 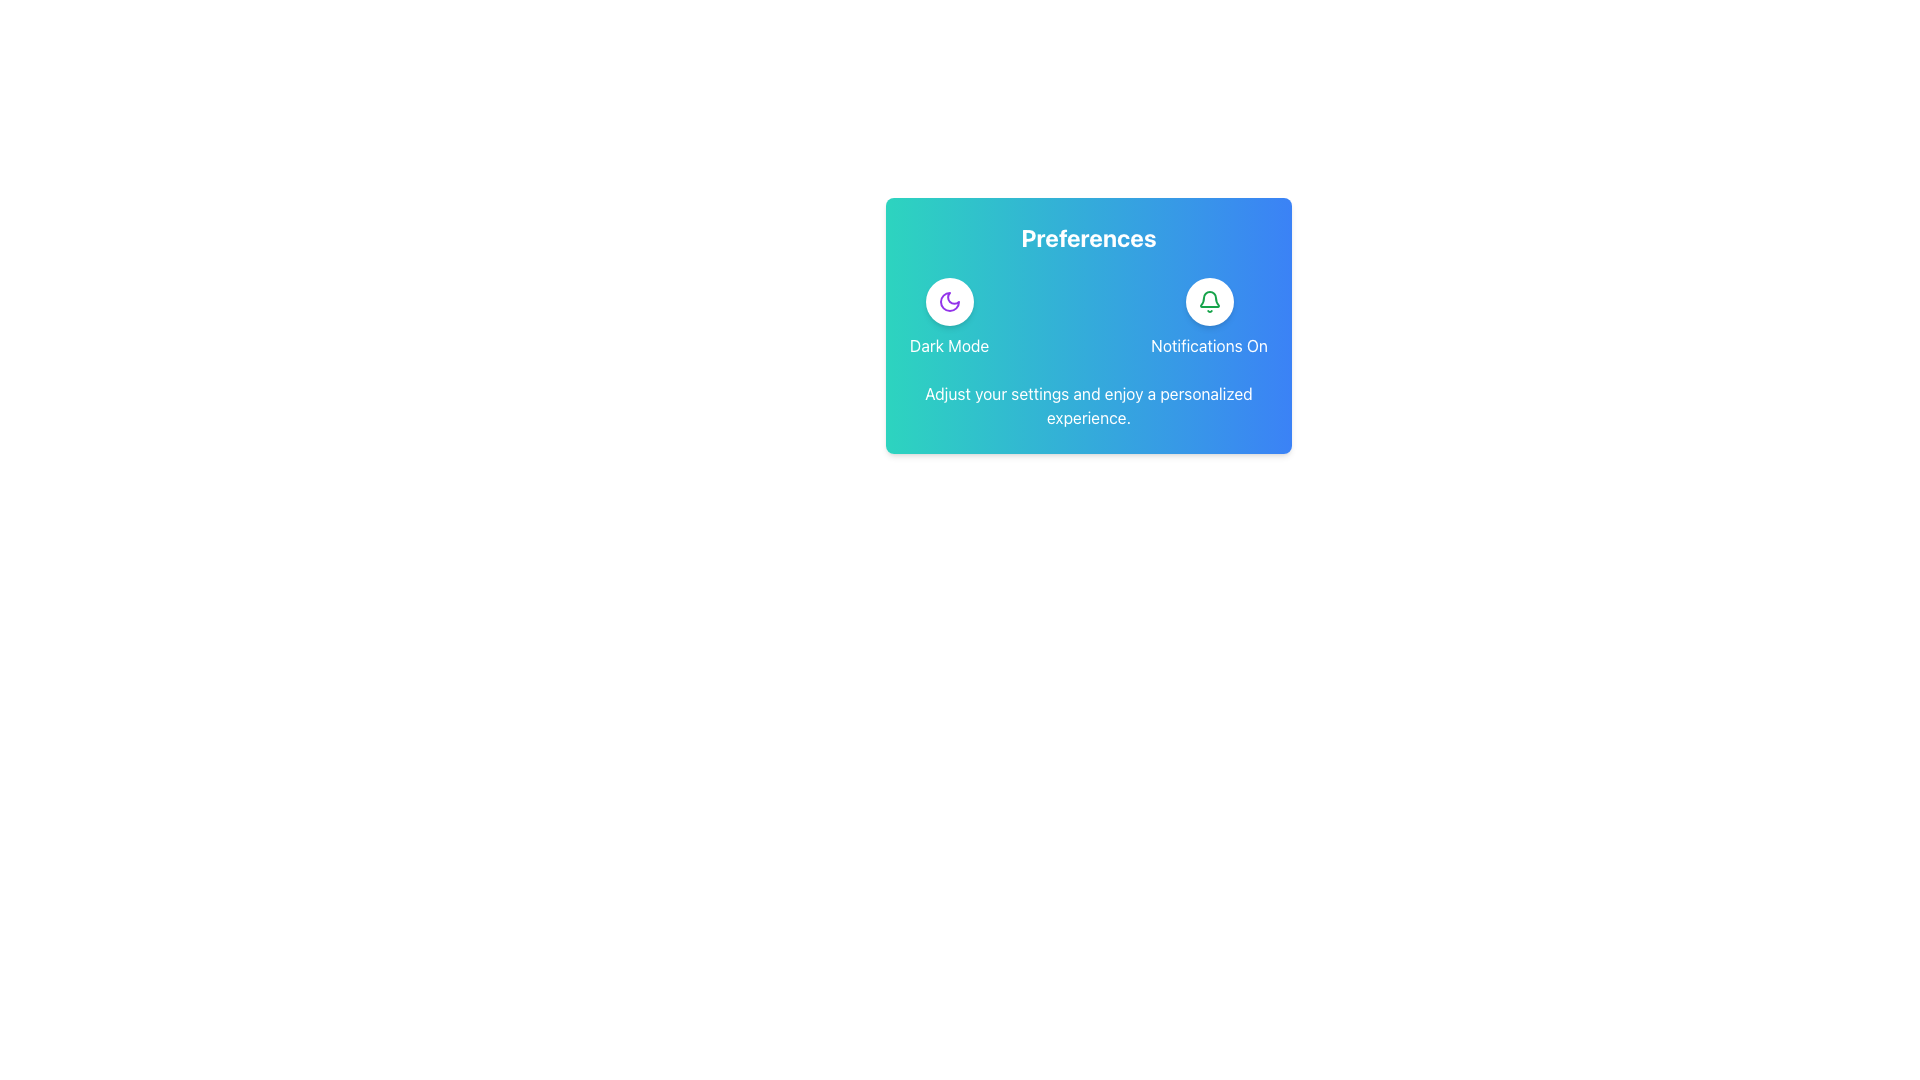 What do you see at coordinates (1208, 299) in the screenshot?
I see `the notification bell icon located in the preferences section of the interface` at bounding box center [1208, 299].